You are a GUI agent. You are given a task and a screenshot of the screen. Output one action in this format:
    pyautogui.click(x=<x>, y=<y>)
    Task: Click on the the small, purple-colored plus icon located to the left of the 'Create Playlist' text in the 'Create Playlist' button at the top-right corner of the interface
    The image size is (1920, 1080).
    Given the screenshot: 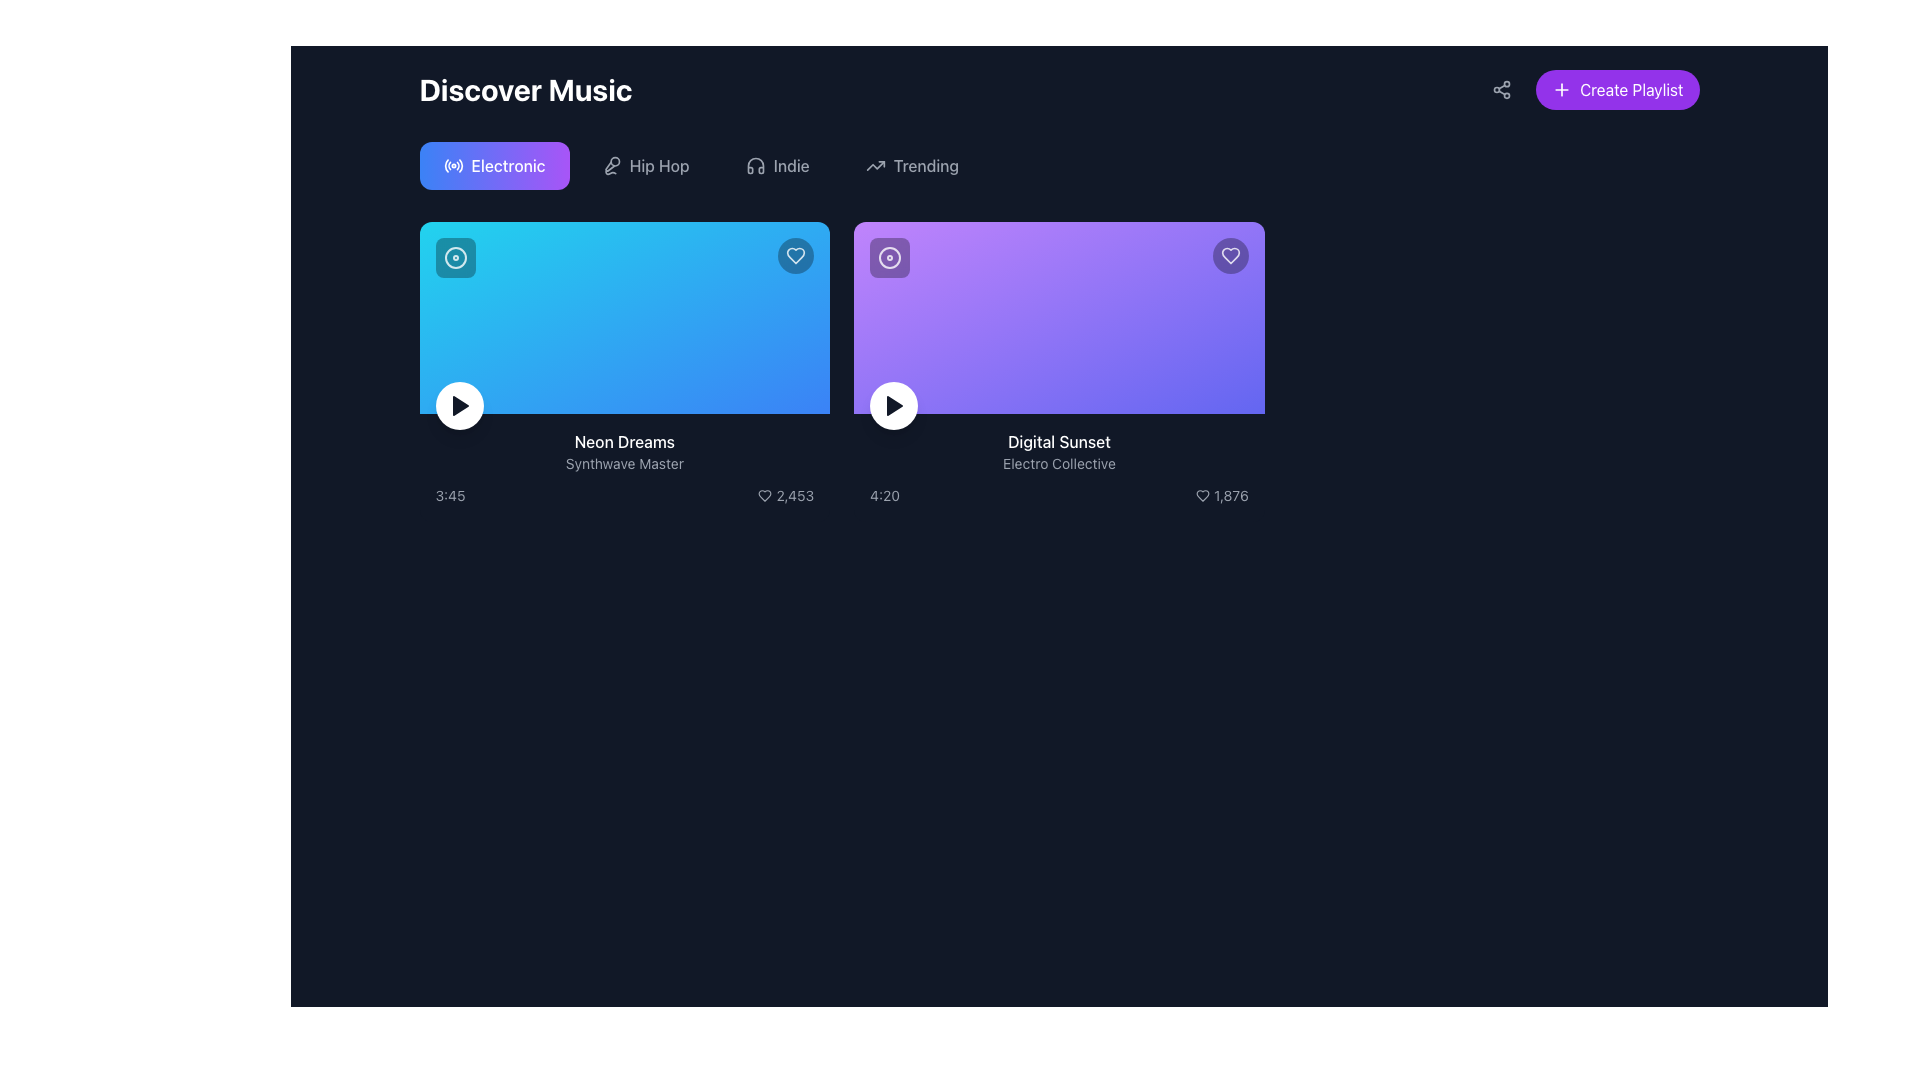 What is the action you would take?
    pyautogui.click(x=1561, y=88)
    